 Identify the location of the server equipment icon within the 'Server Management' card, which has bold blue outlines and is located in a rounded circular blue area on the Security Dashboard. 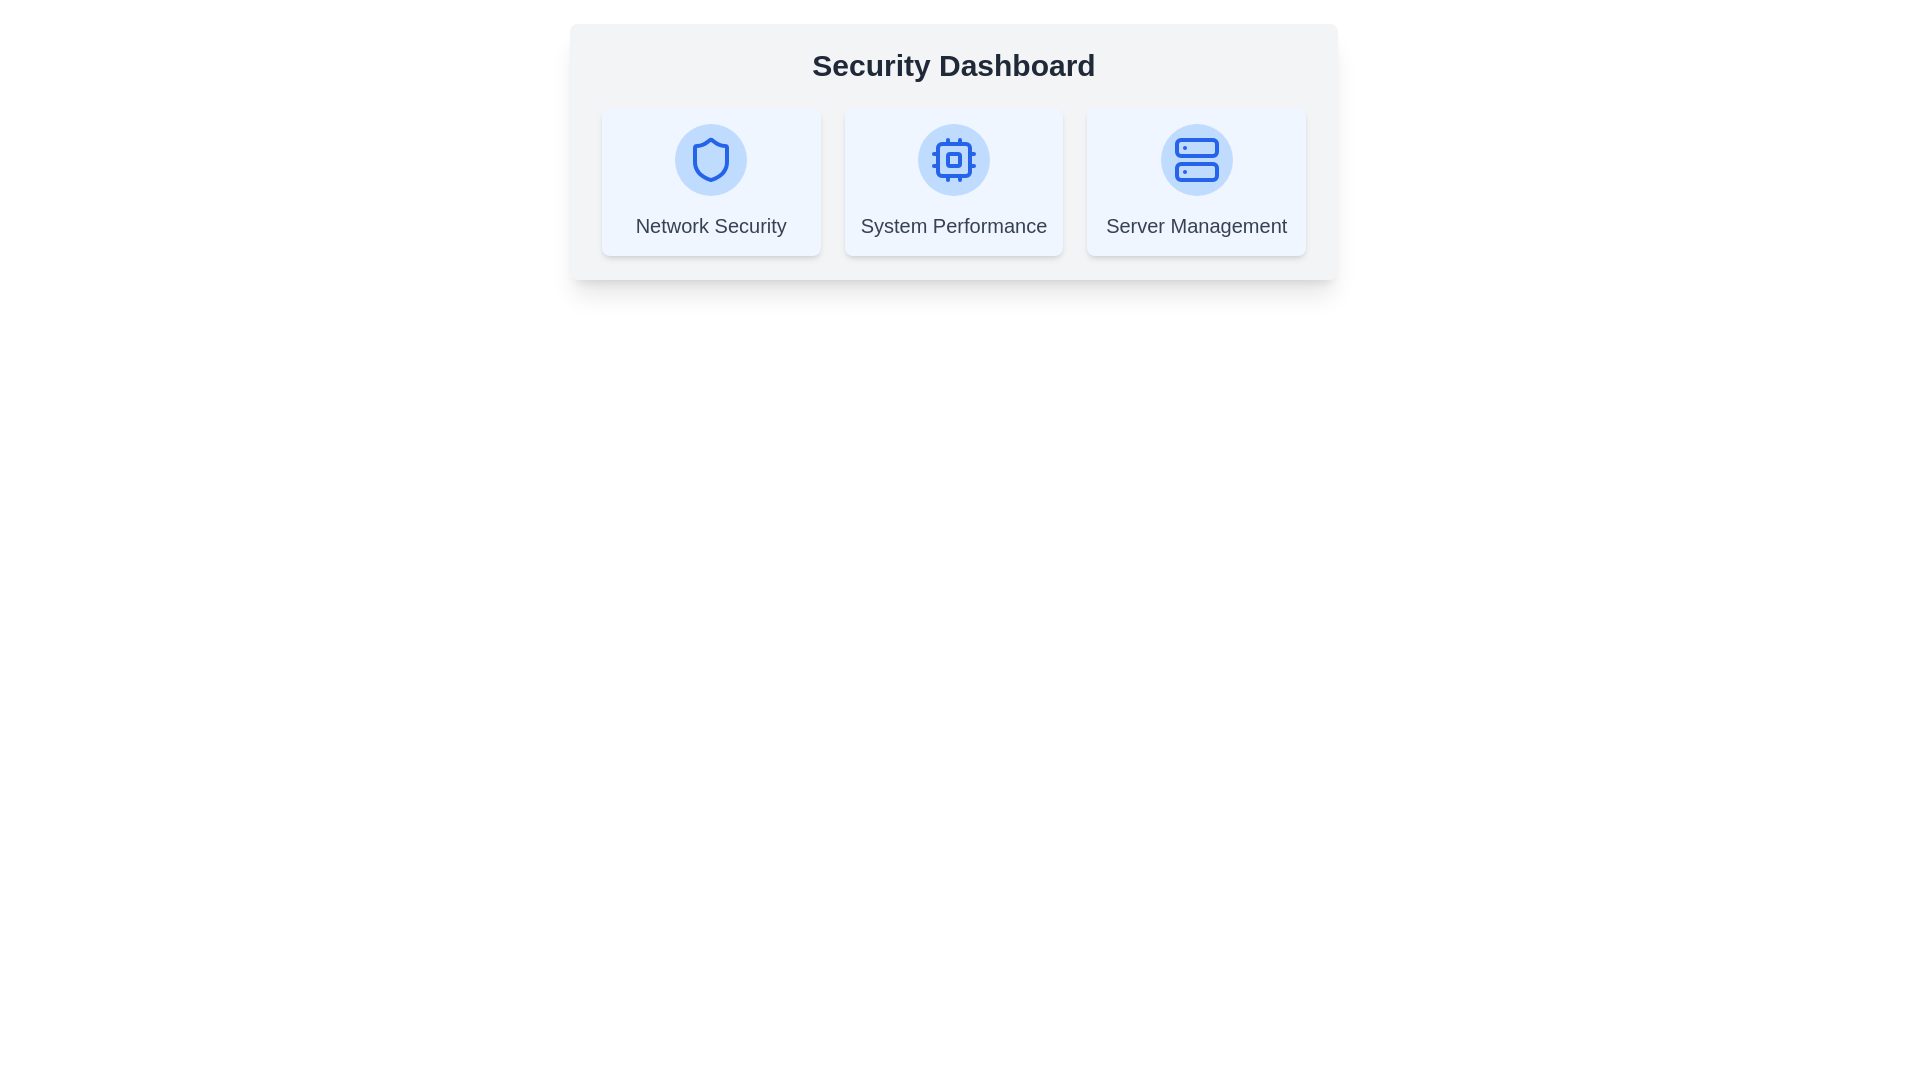
(1196, 158).